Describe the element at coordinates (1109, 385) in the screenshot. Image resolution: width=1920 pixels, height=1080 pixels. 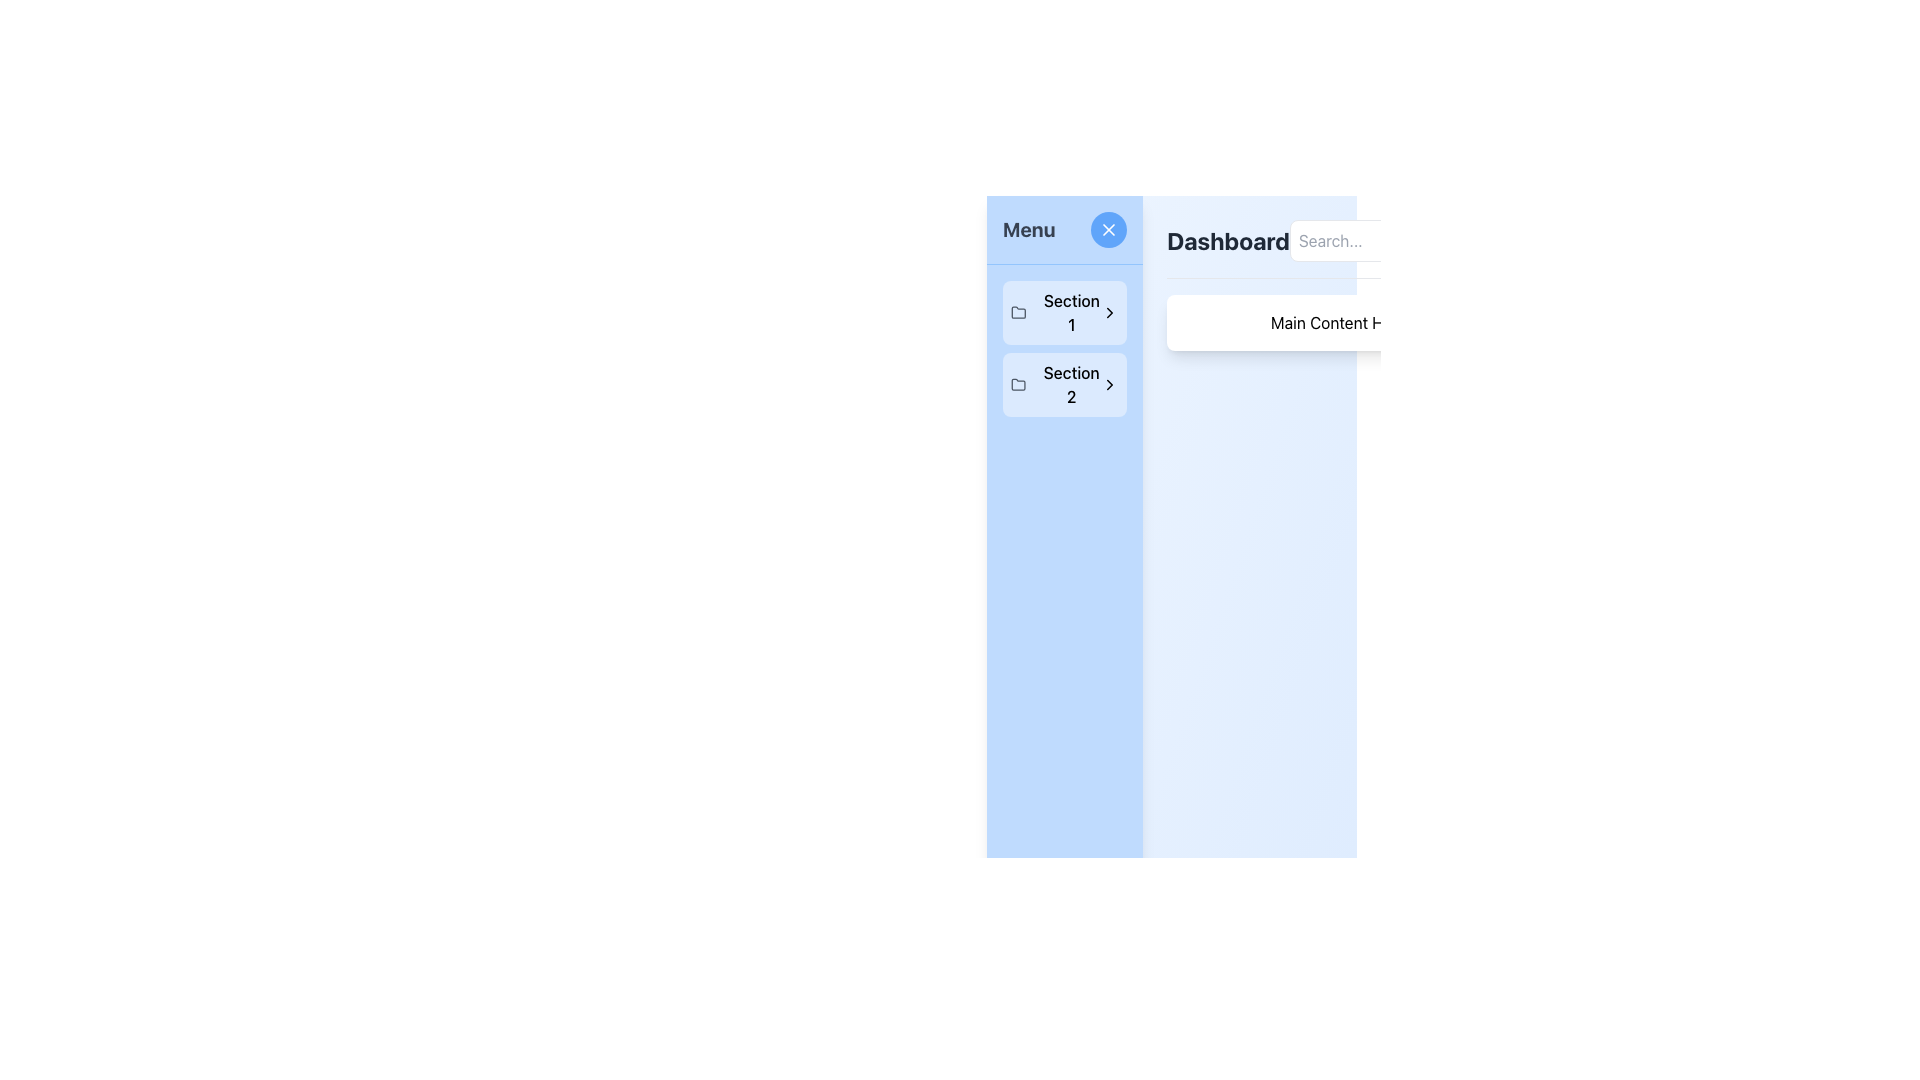
I see `the icon located directly to the right of the 'Section 2' text label in the vertical navigation menu` at that location.